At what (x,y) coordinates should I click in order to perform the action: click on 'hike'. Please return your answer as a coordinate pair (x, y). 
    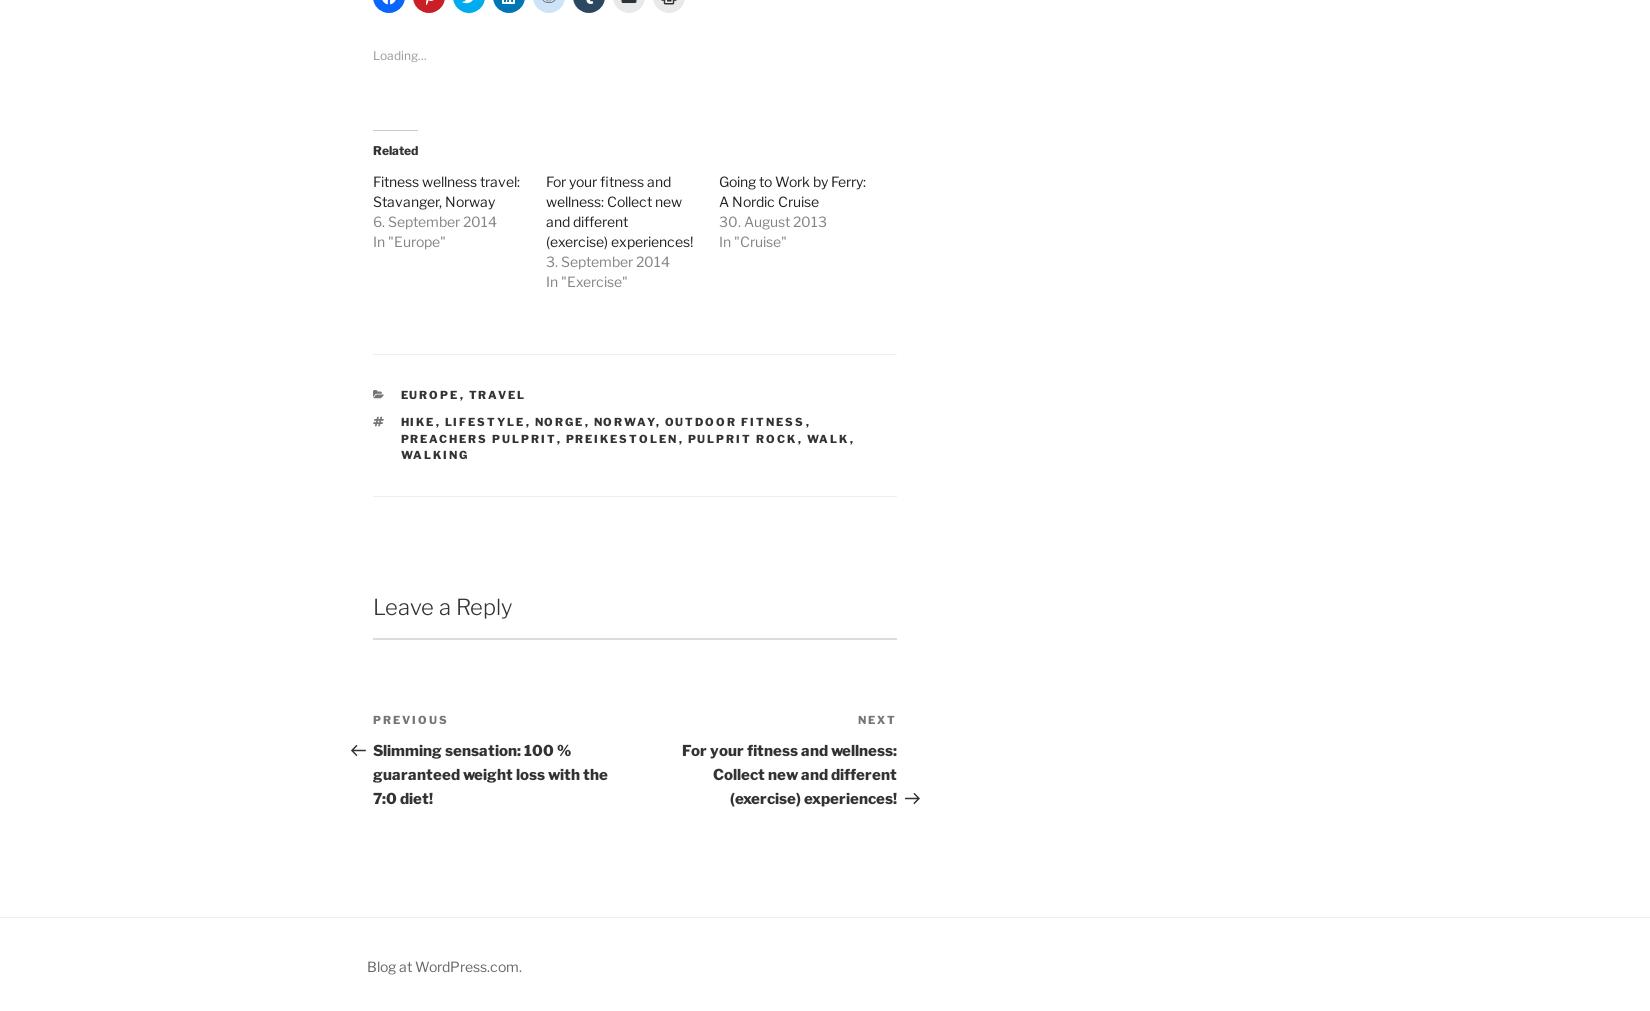
    Looking at the image, I should click on (416, 420).